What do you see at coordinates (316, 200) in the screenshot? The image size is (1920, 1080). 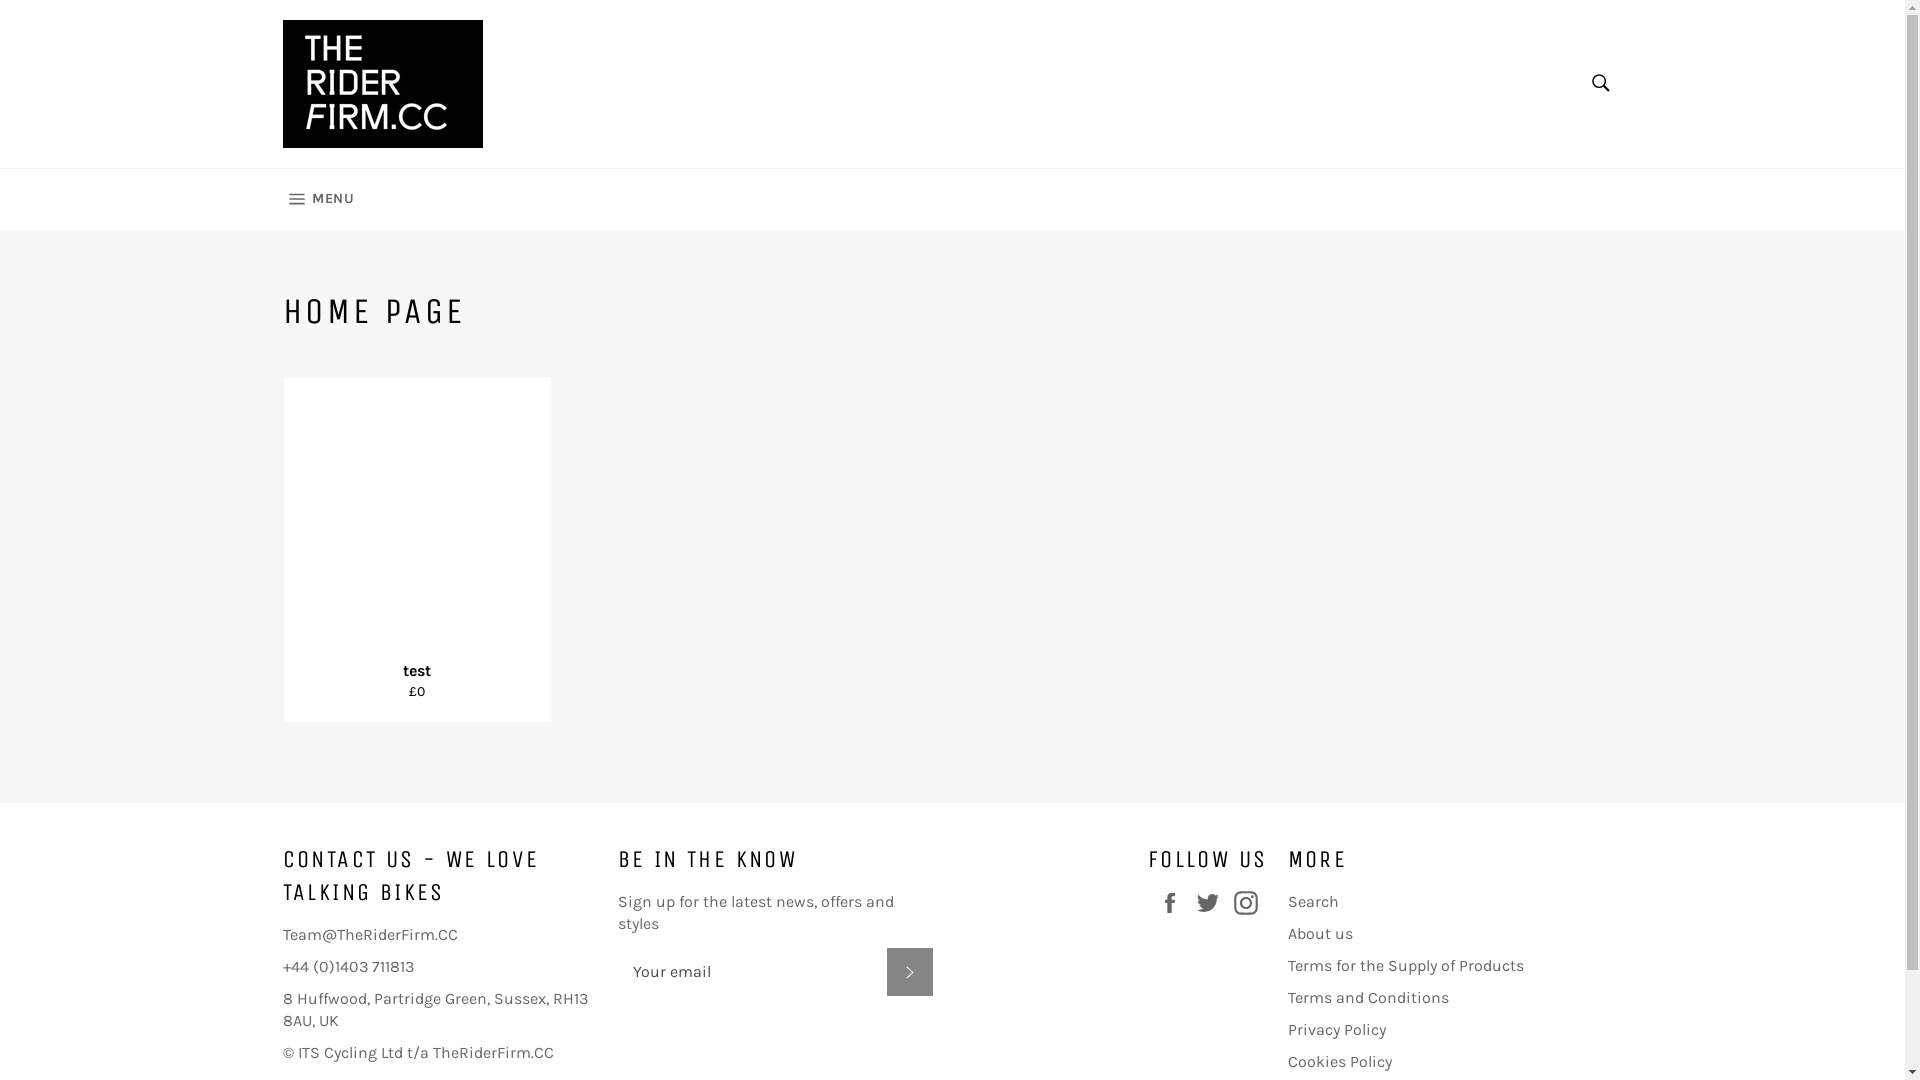 I see `'MENU` at bounding box center [316, 200].